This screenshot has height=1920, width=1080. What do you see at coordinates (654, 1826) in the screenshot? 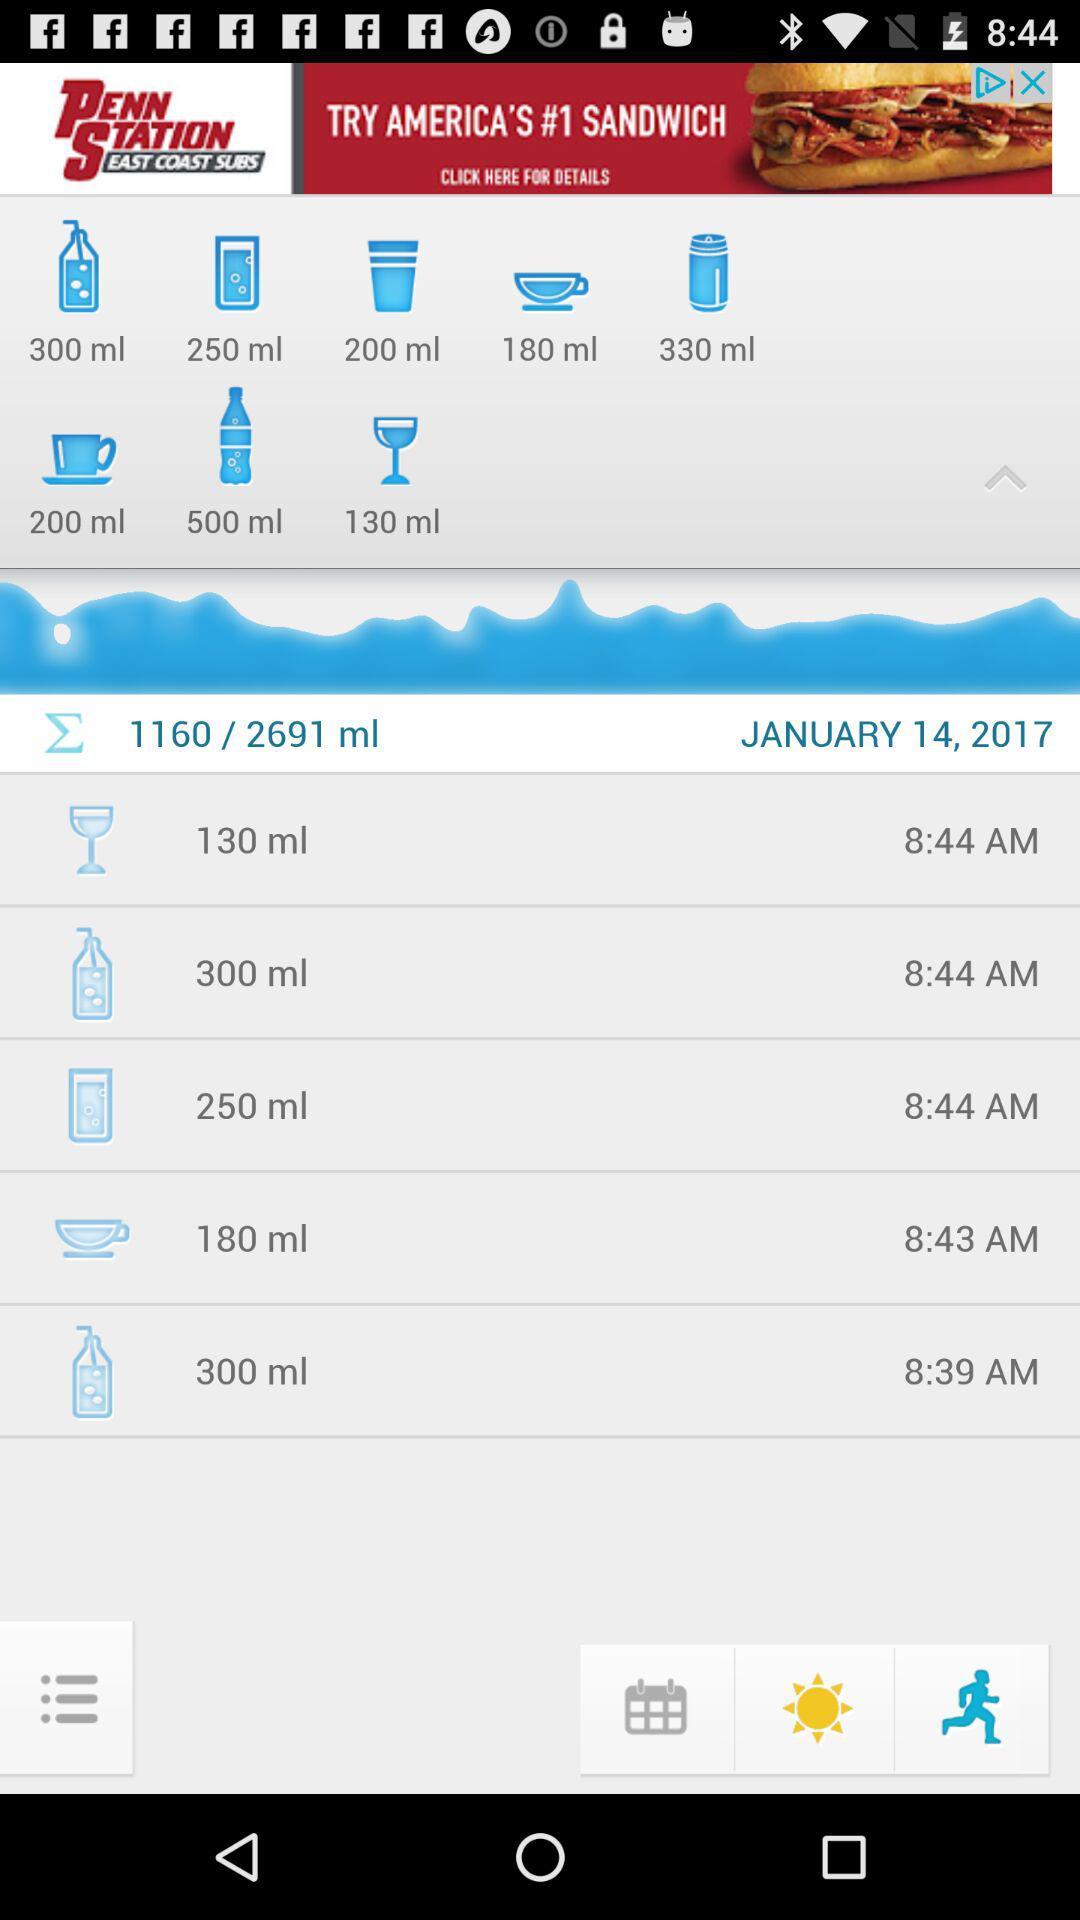
I see `the date_range icon` at bounding box center [654, 1826].